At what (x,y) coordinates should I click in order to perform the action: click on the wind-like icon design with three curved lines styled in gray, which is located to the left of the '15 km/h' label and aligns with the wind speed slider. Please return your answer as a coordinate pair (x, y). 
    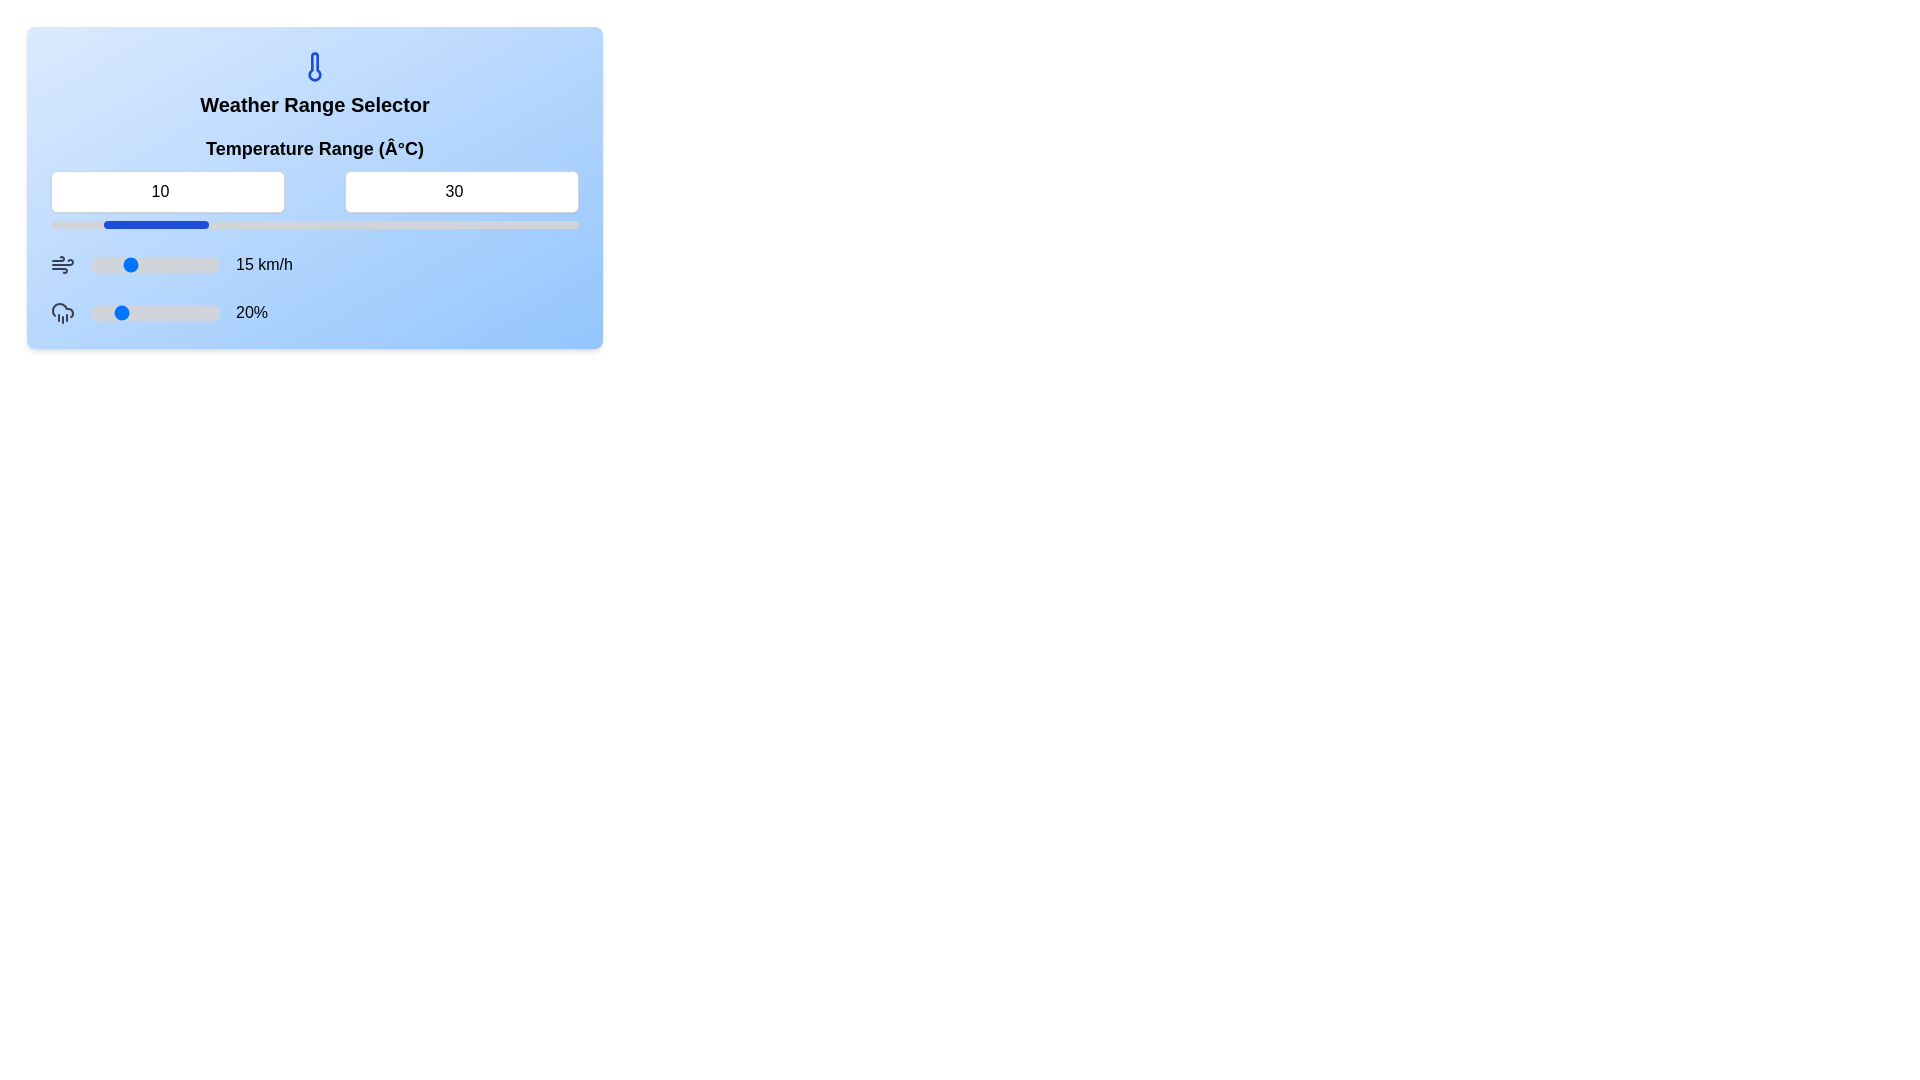
    Looking at the image, I should click on (62, 264).